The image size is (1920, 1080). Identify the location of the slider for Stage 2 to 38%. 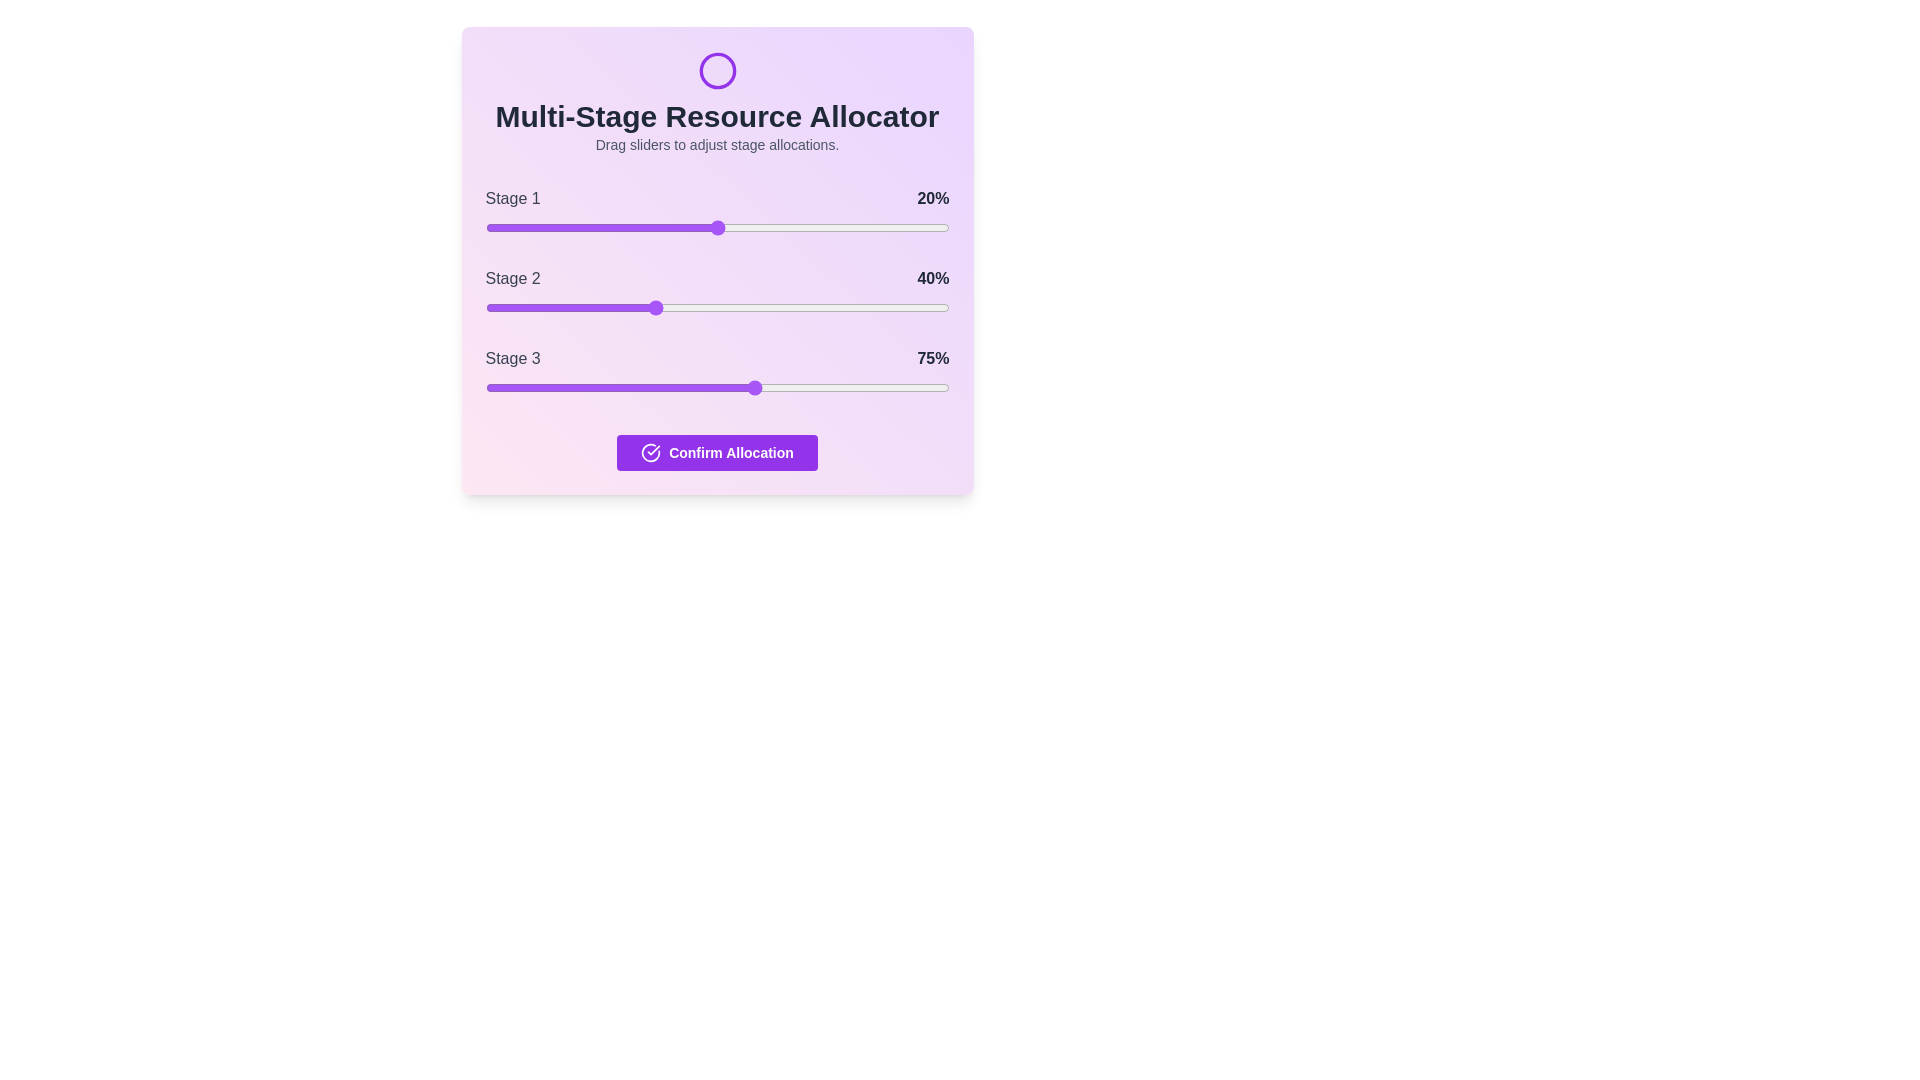
(661, 308).